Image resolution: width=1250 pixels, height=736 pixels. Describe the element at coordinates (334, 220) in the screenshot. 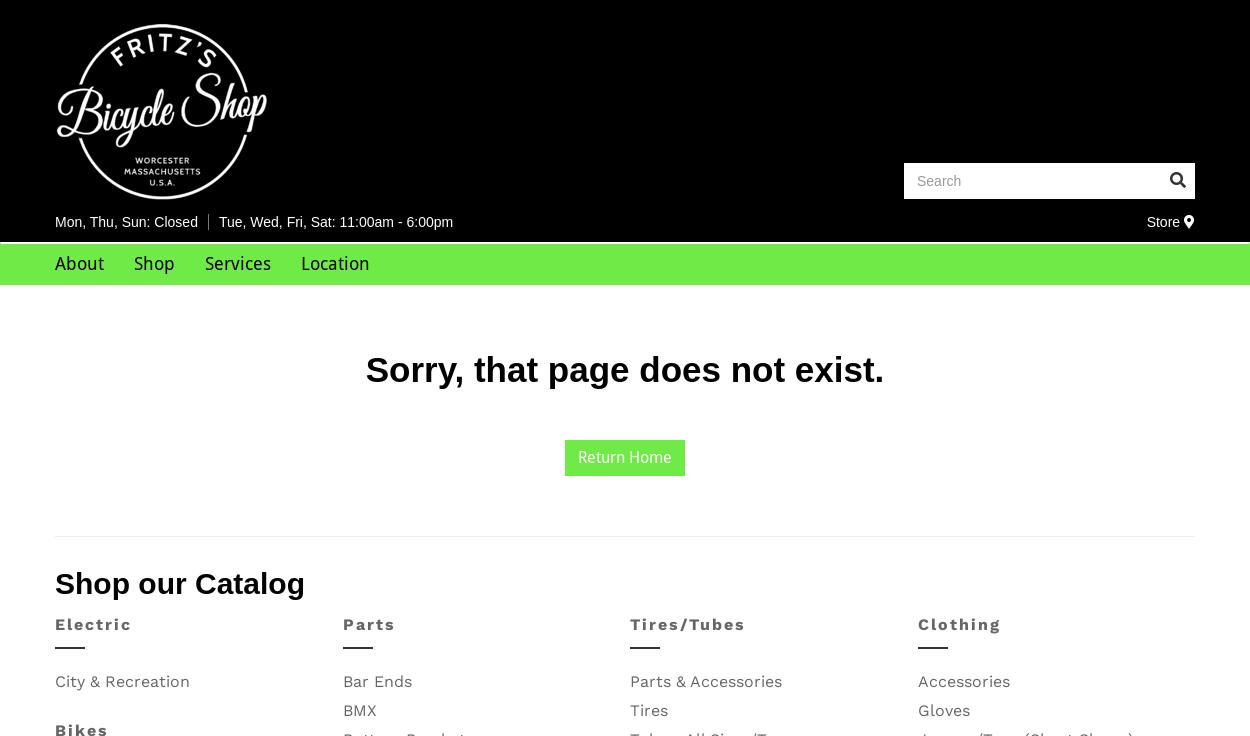

I see `'Tue, Wed, Fri, Sat: 11:00am - 6:00pm'` at that location.